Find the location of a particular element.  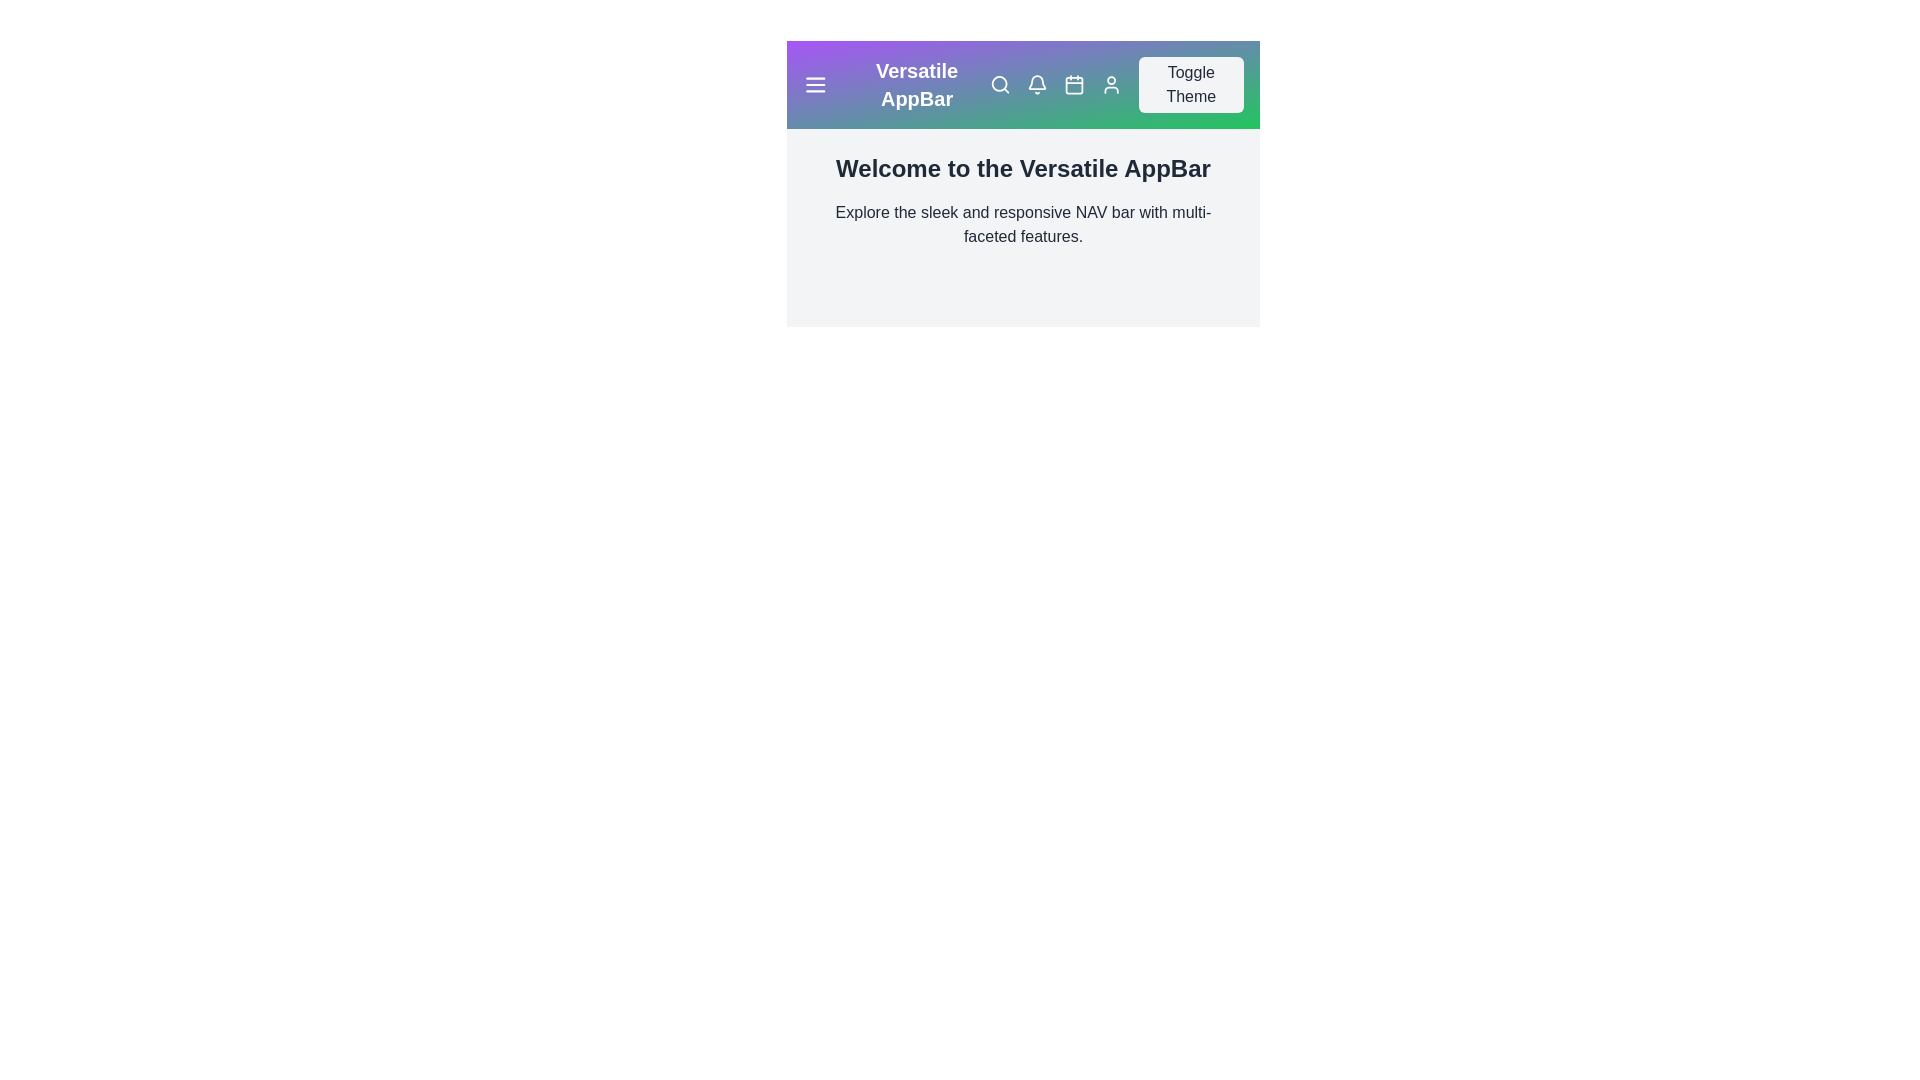

the notification bell icon to view alerts is located at coordinates (1037, 83).